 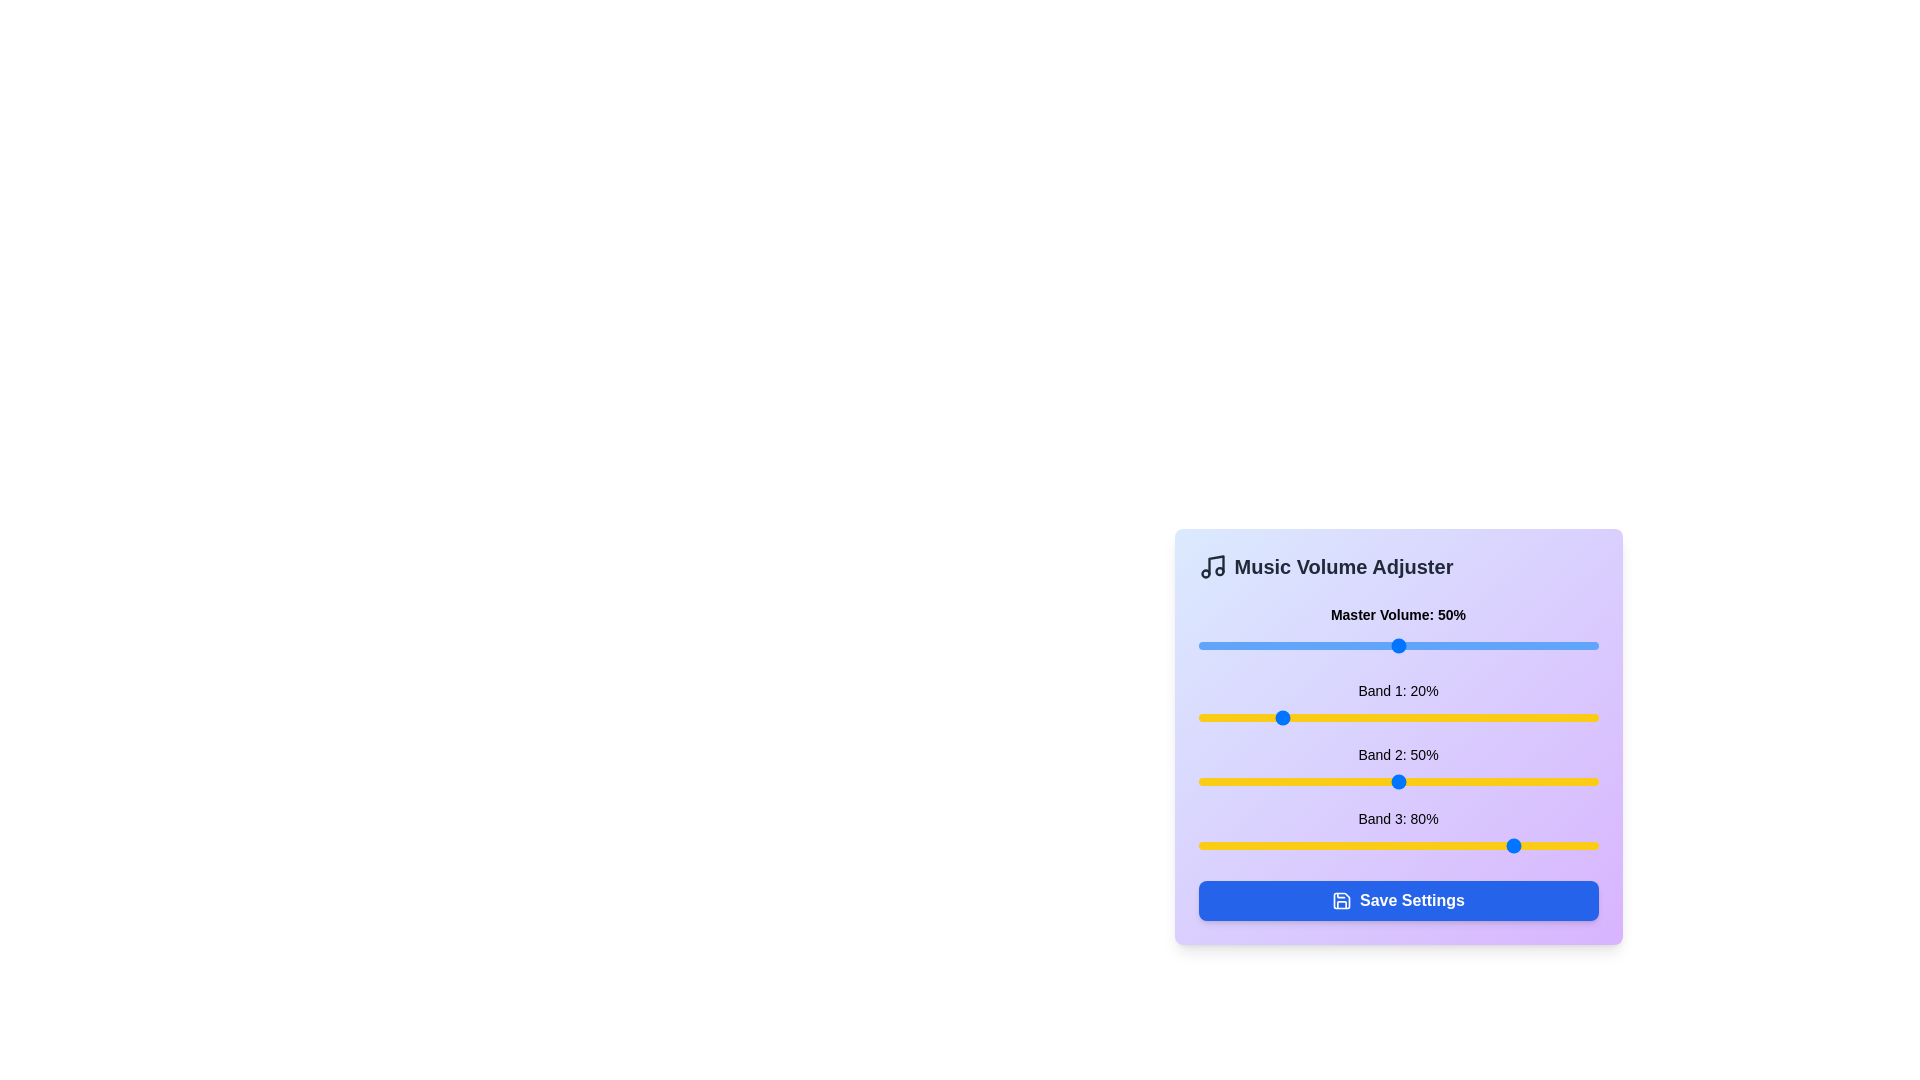 I want to click on the 'Band 3' slider to set a specific intensity value for the parameter, as it is the third slider in a vertical arrangement below 'Band 1' and 'Band 2', so click(x=1397, y=833).